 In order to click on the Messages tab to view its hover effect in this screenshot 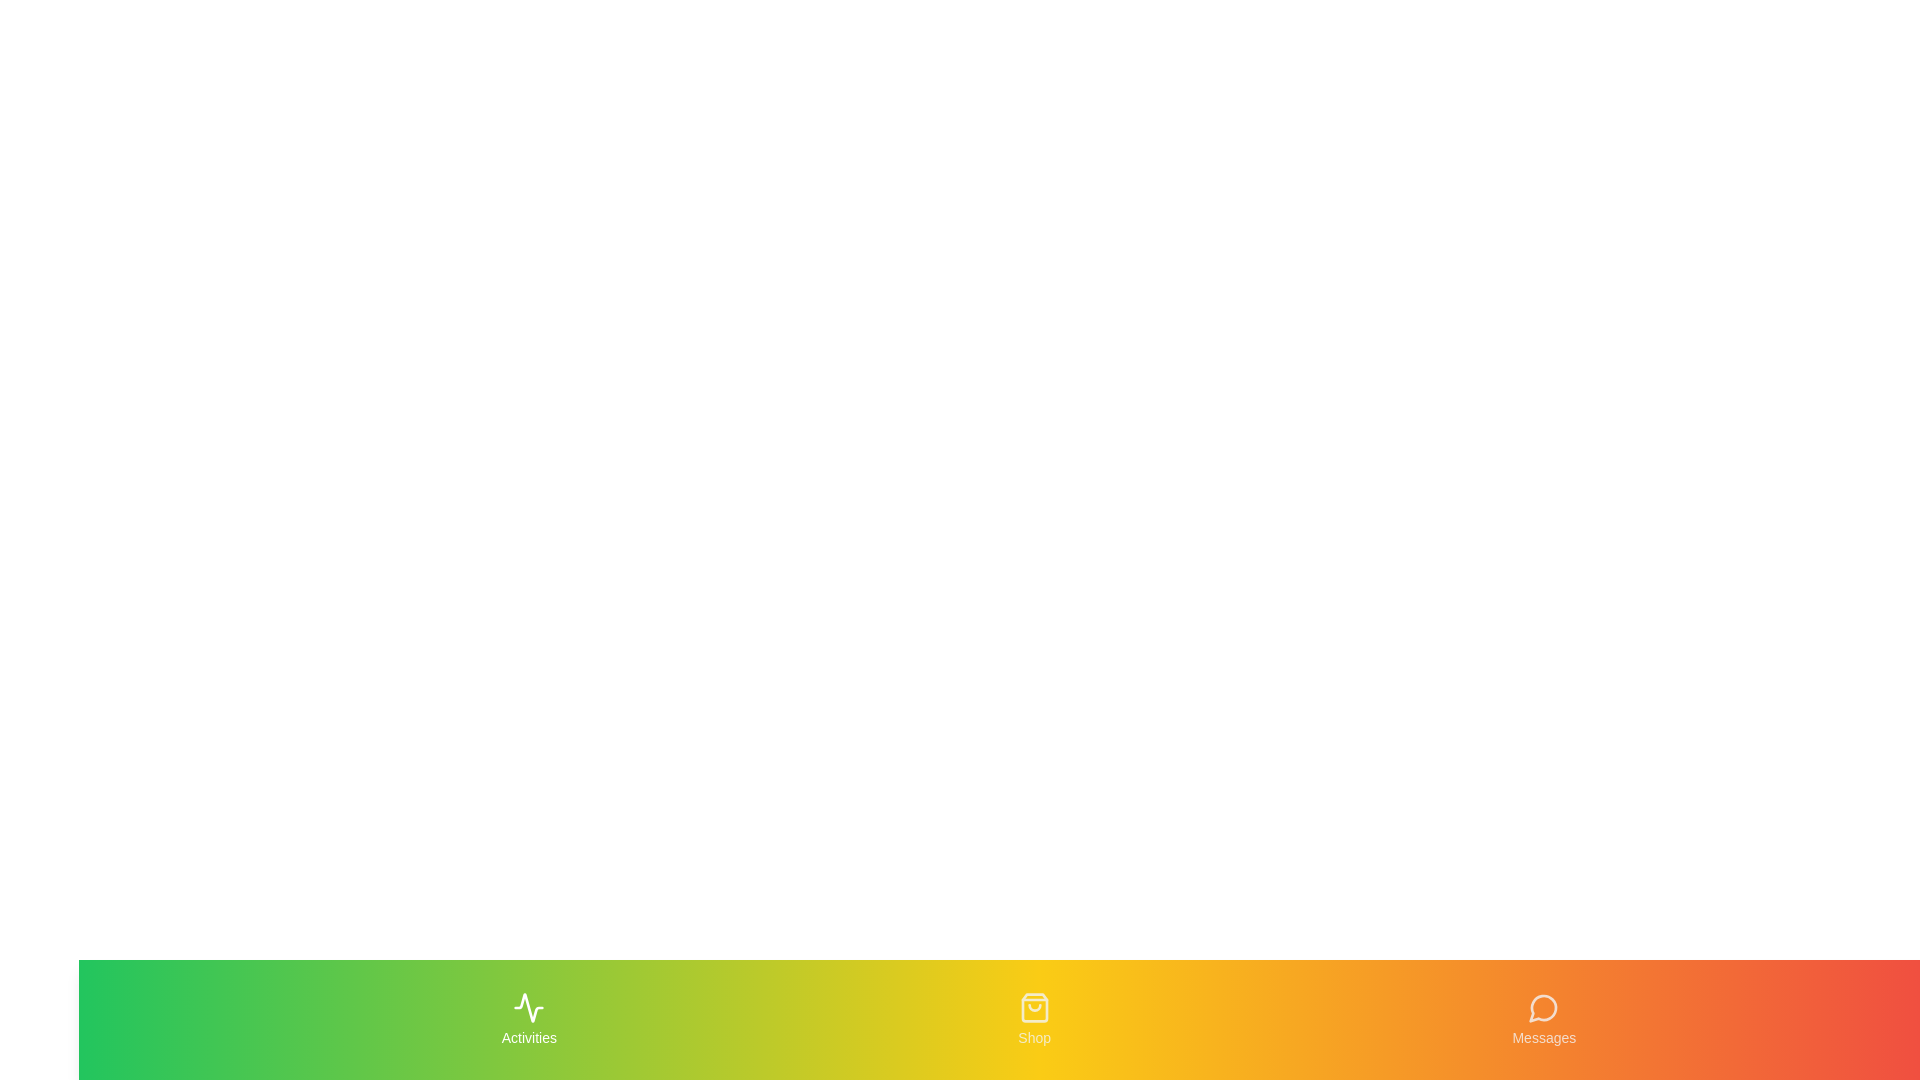, I will do `click(1543, 1019)`.